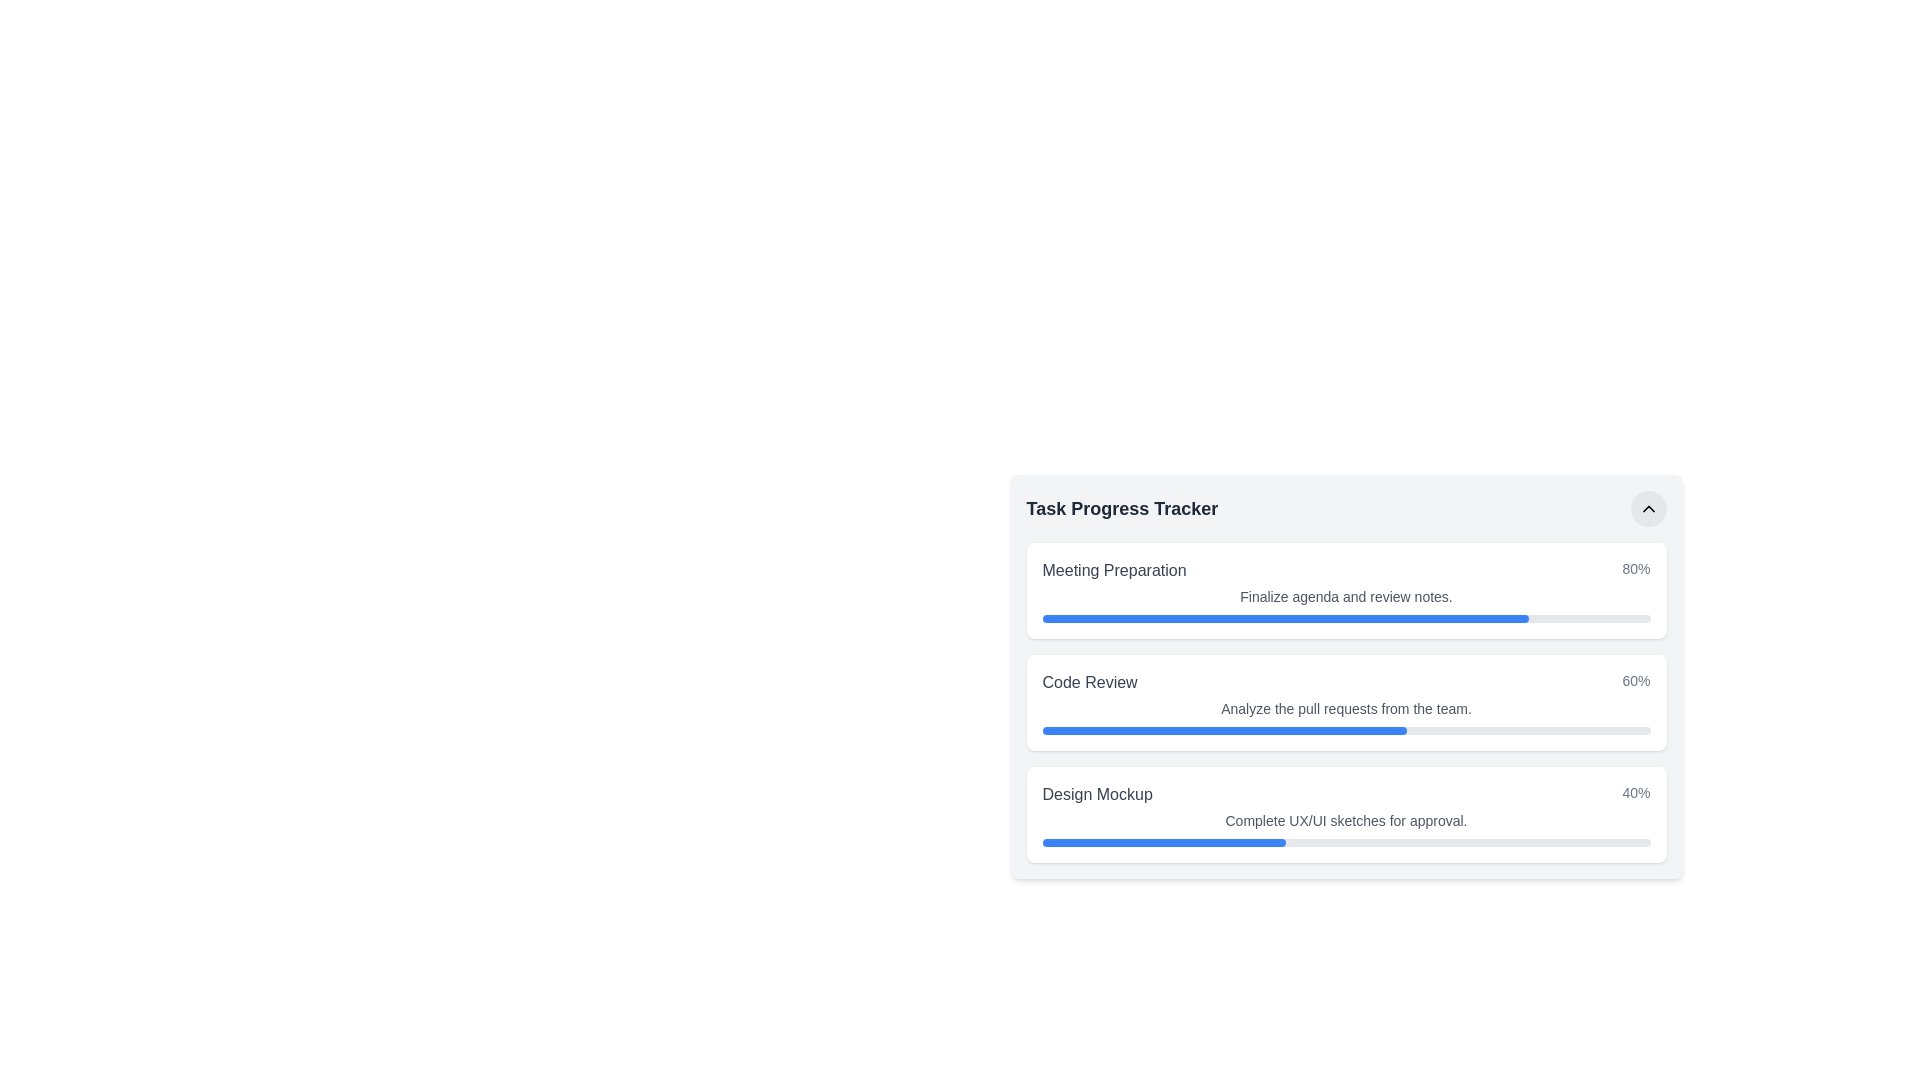  I want to click on the horizontal progress bar indicating approximately 40% completion in the 'Design Mockup' row of the 'Task Progress Tracker' section, so click(1164, 843).